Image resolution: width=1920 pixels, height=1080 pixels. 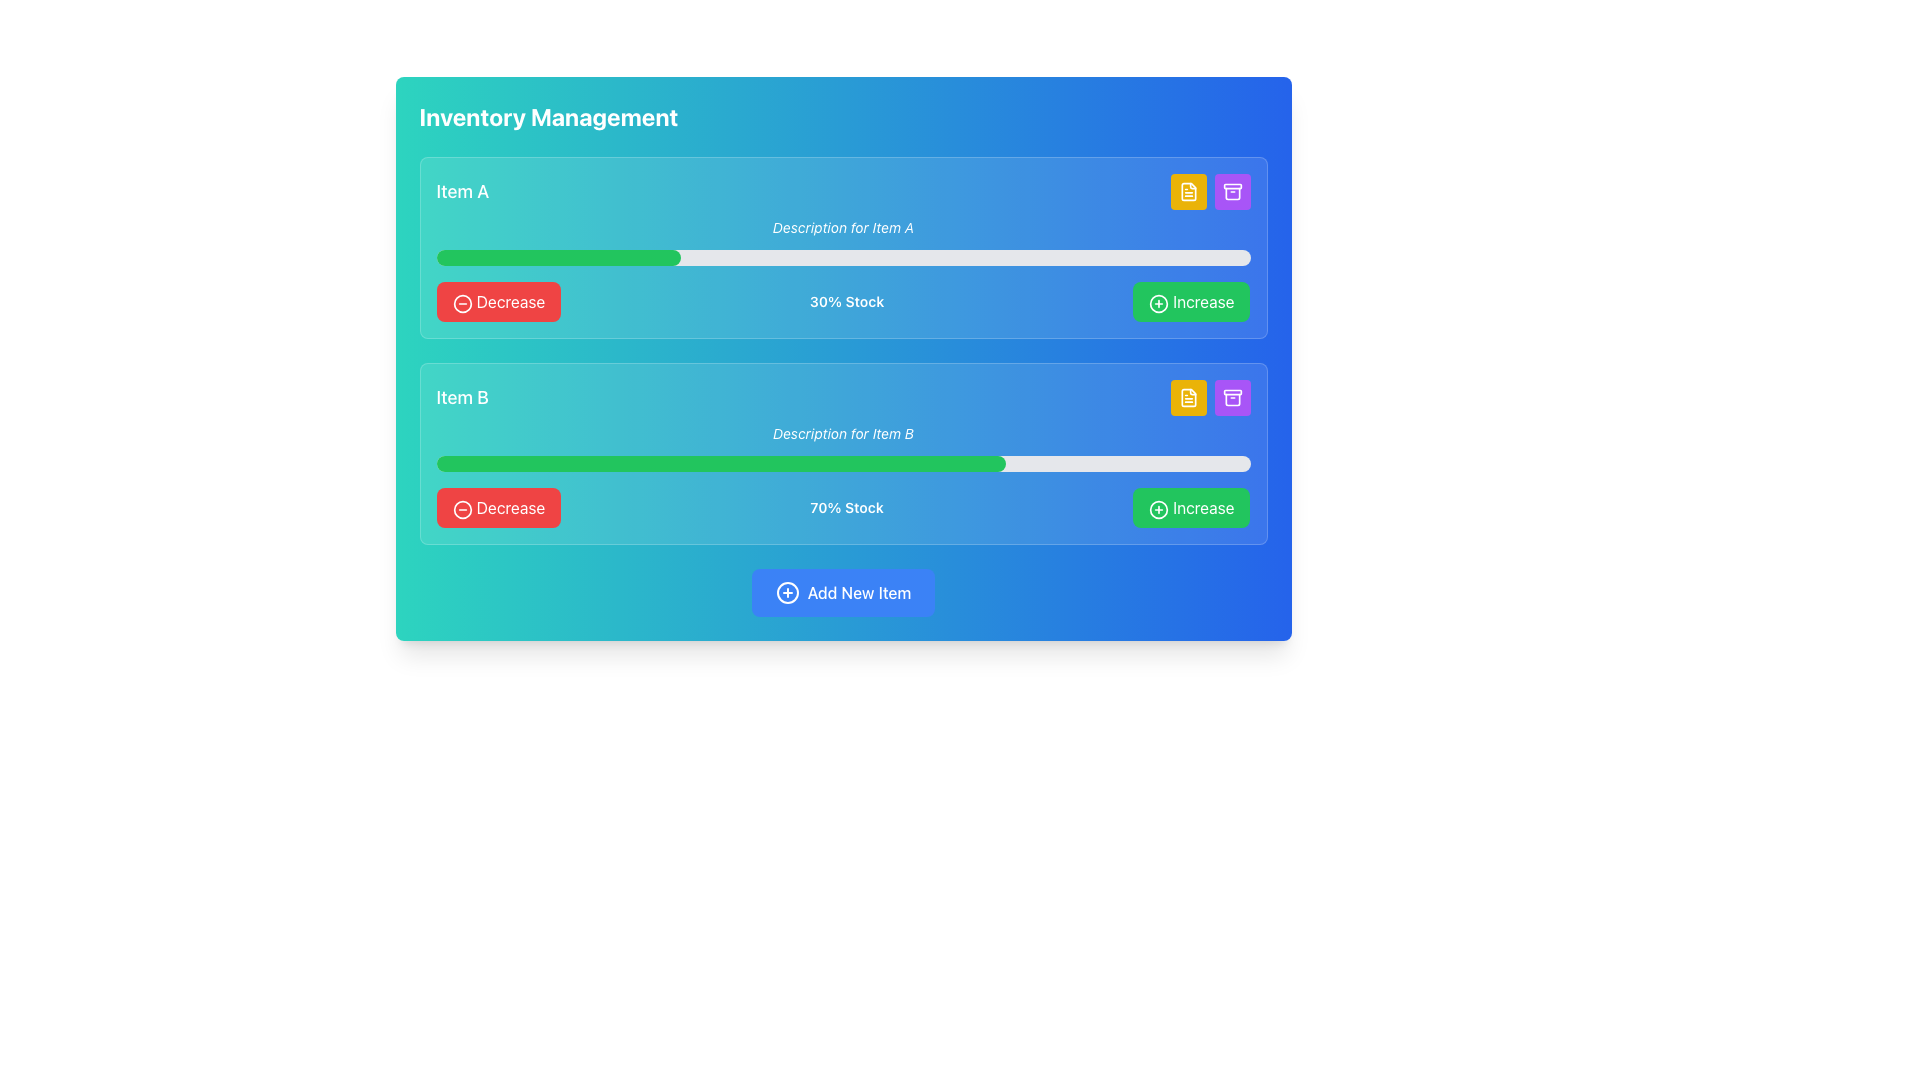 I want to click on the non-interactive graphical icon component resembling the lid of a storage or archive box, located on the right side of the interface, so click(x=1231, y=186).